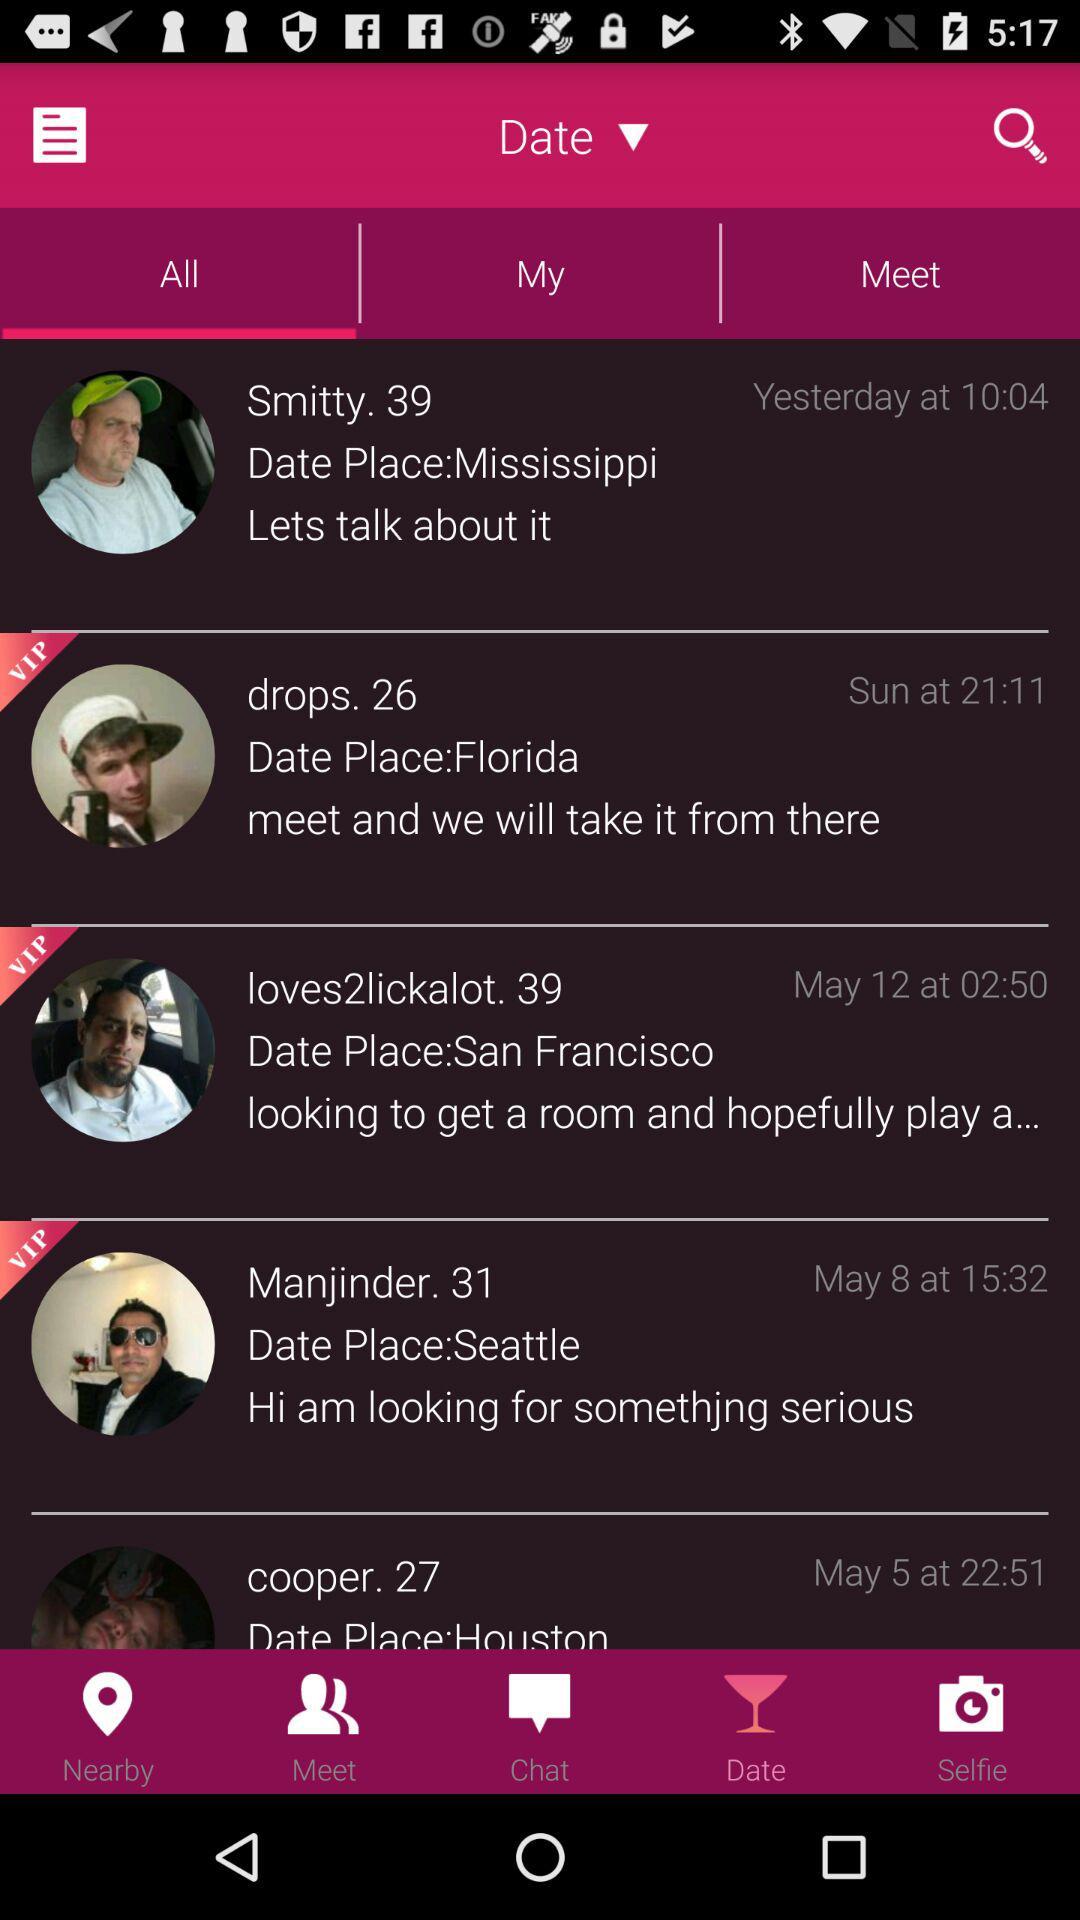 This screenshot has width=1080, height=1920. What do you see at coordinates (947, 782) in the screenshot?
I see `sun at 21` at bounding box center [947, 782].